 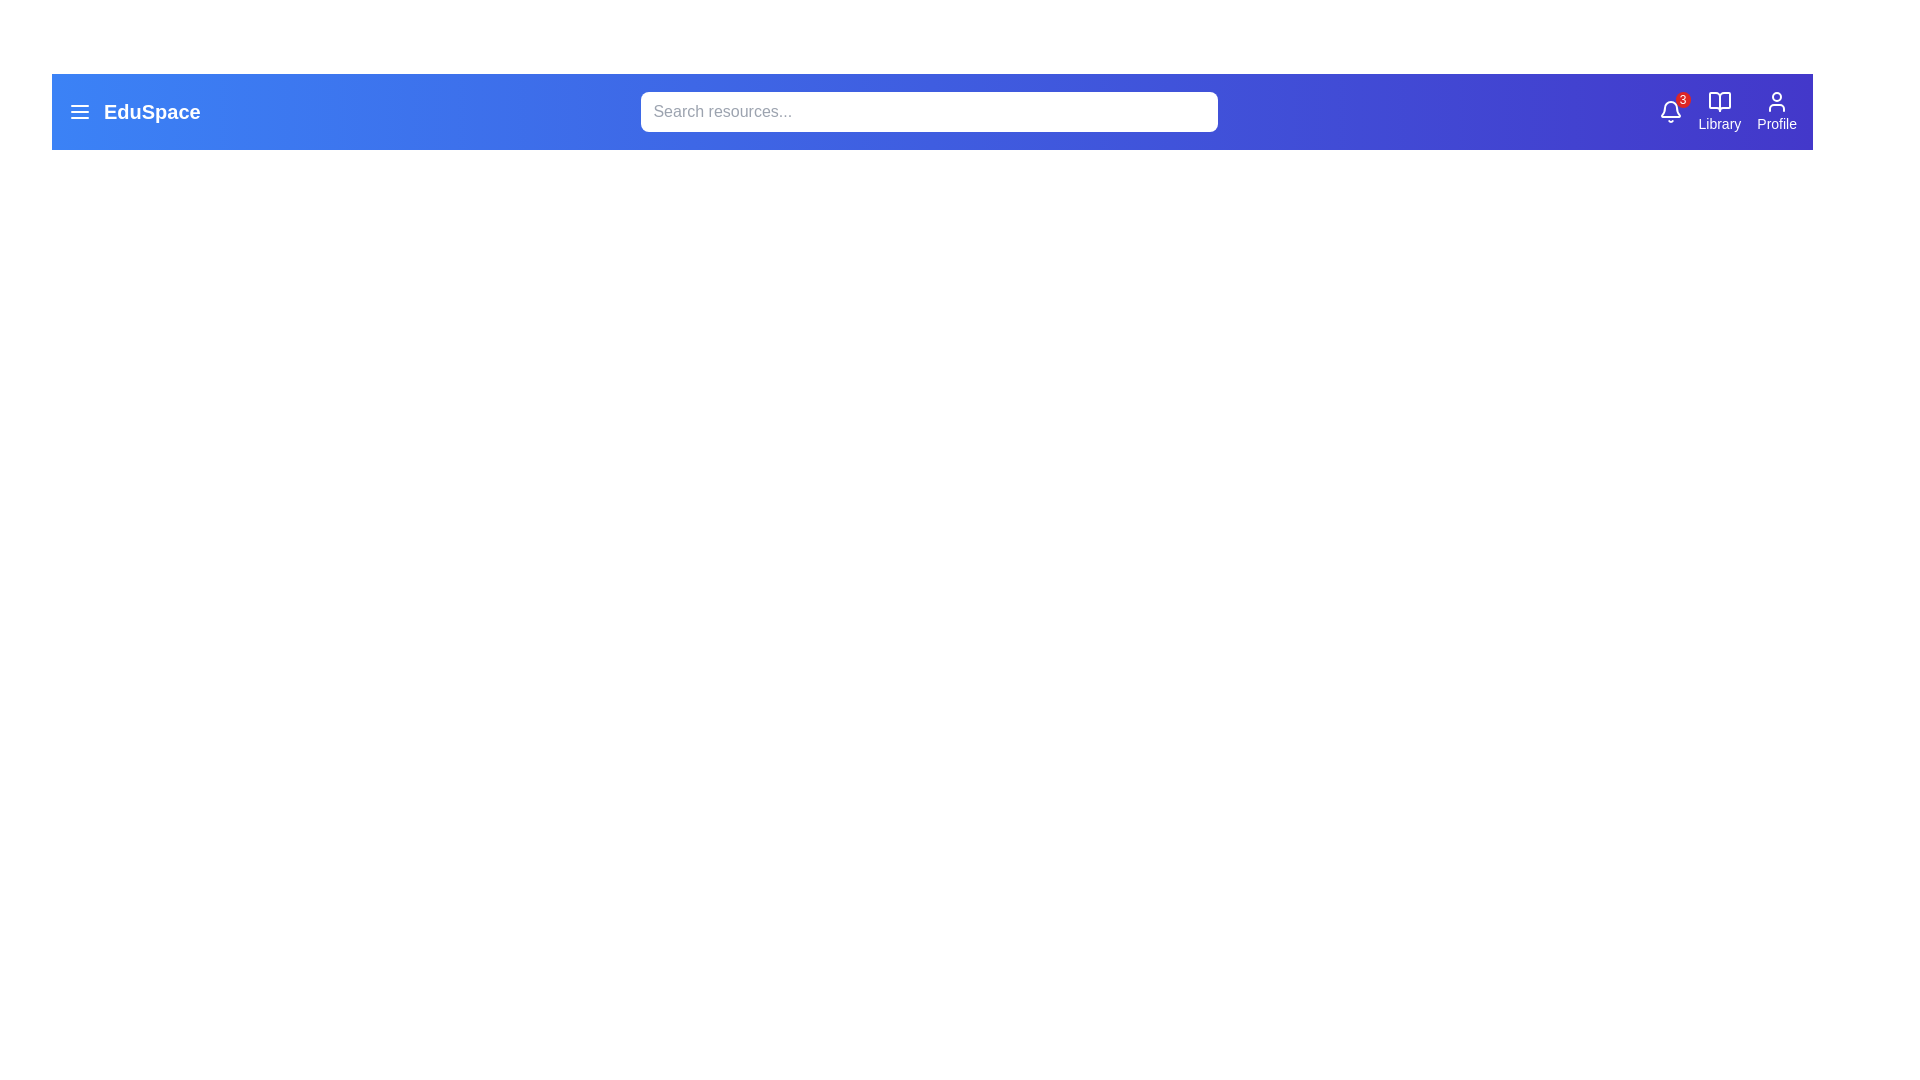 What do you see at coordinates (1776, 111) in the screenshot?
I see `the 'Profile' button to visit the user profile` at bounding box center [1776, 111].